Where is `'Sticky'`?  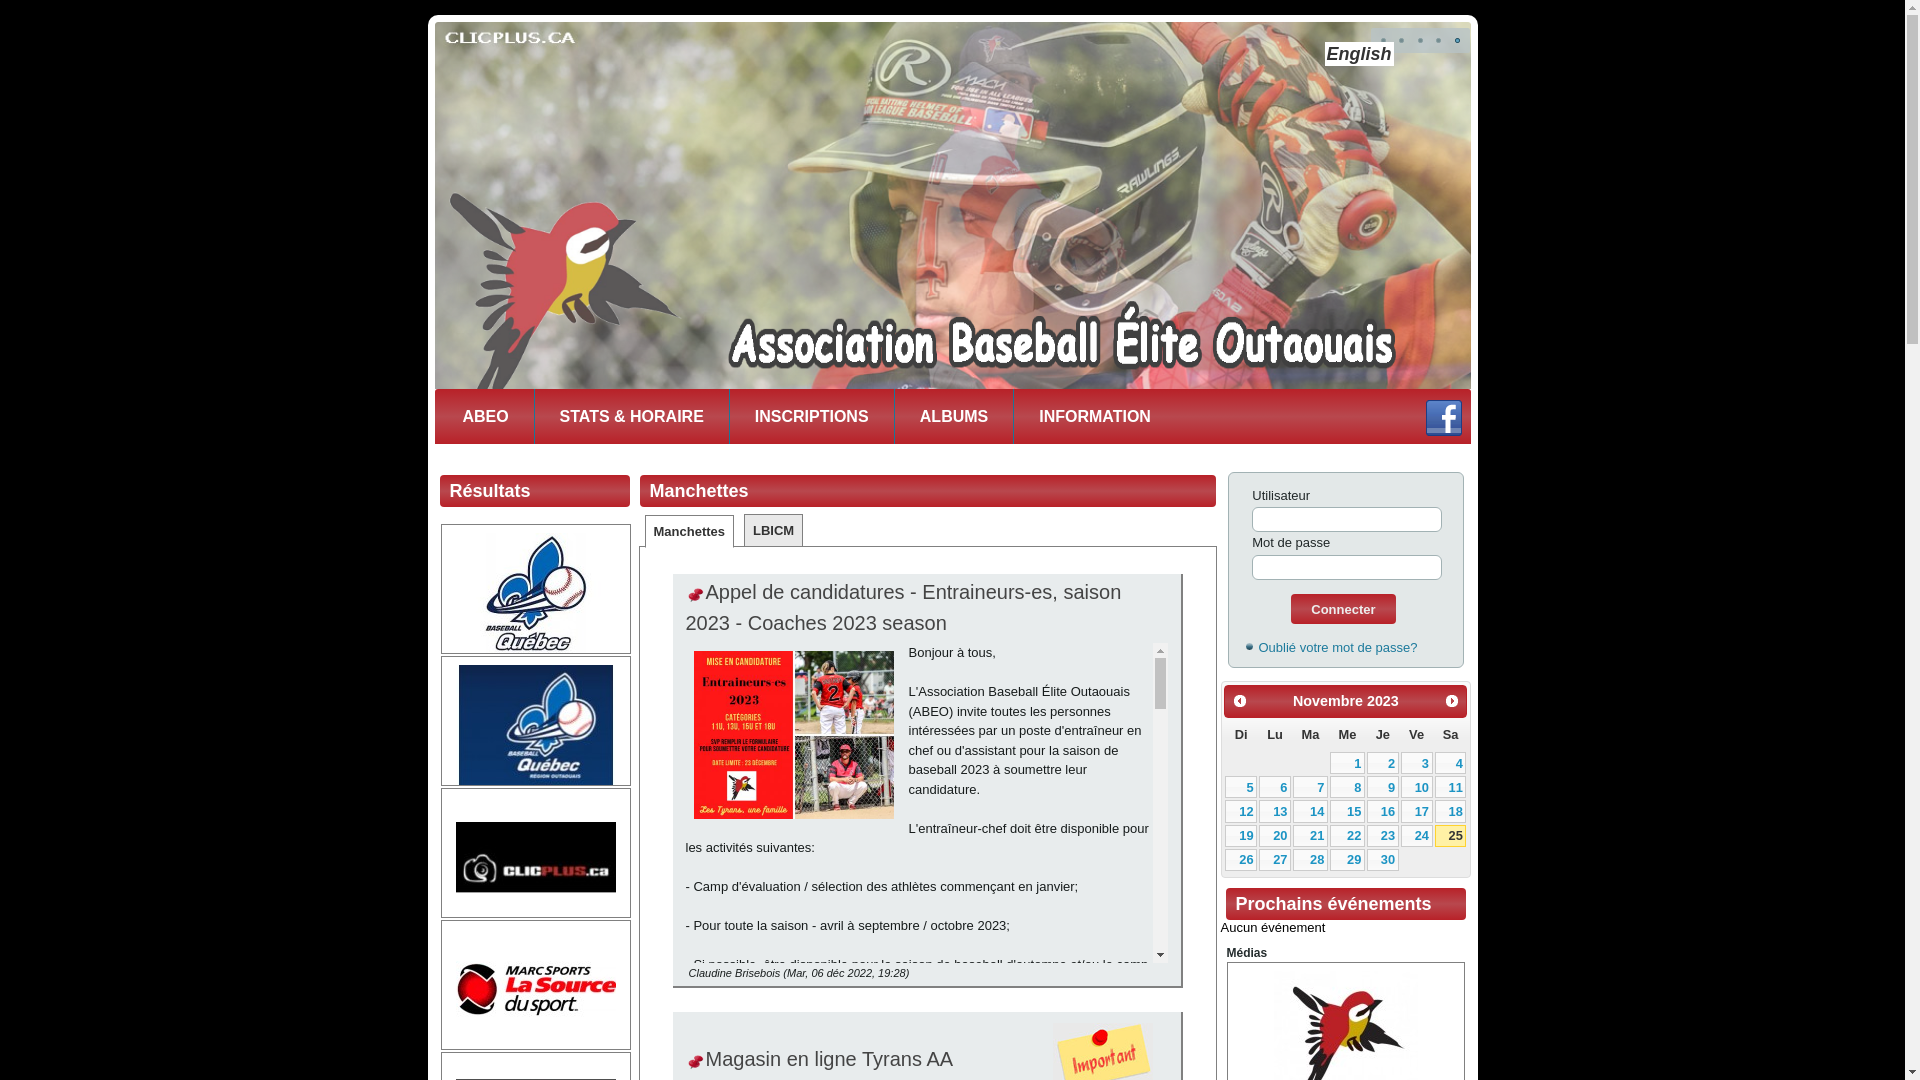
'Sticky' is located at coordinates (696, 1062).